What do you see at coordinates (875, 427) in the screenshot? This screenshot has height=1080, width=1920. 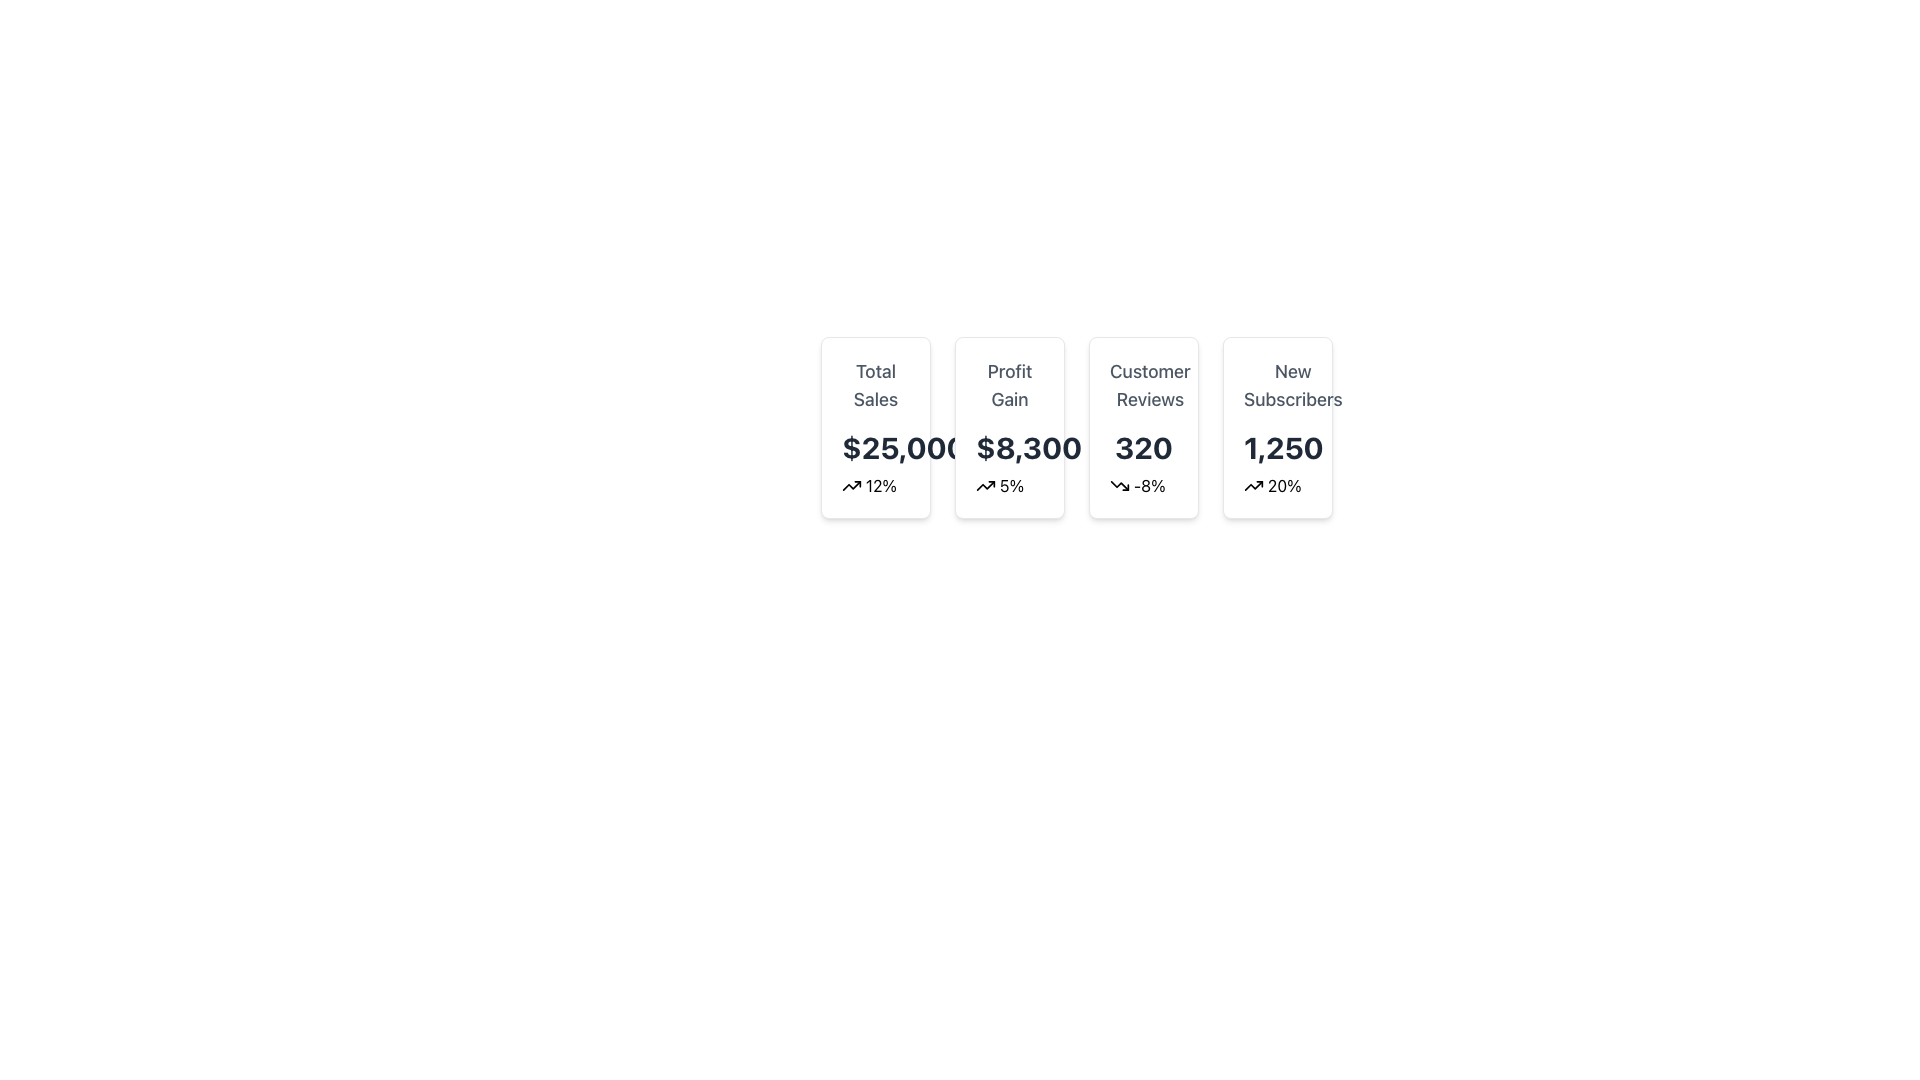 I see `the content of the Information Card that summarizes total sales and growth percentage, which is the first card in a grid layout of four cards` at bounding box center [875, 427].